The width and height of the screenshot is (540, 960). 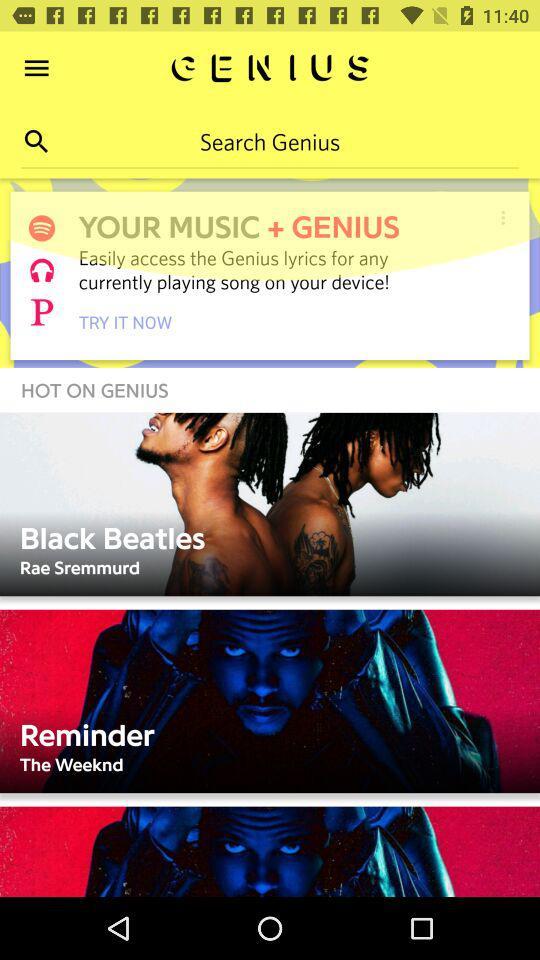 I want to click on the search icon, so click(x=36, y=140).